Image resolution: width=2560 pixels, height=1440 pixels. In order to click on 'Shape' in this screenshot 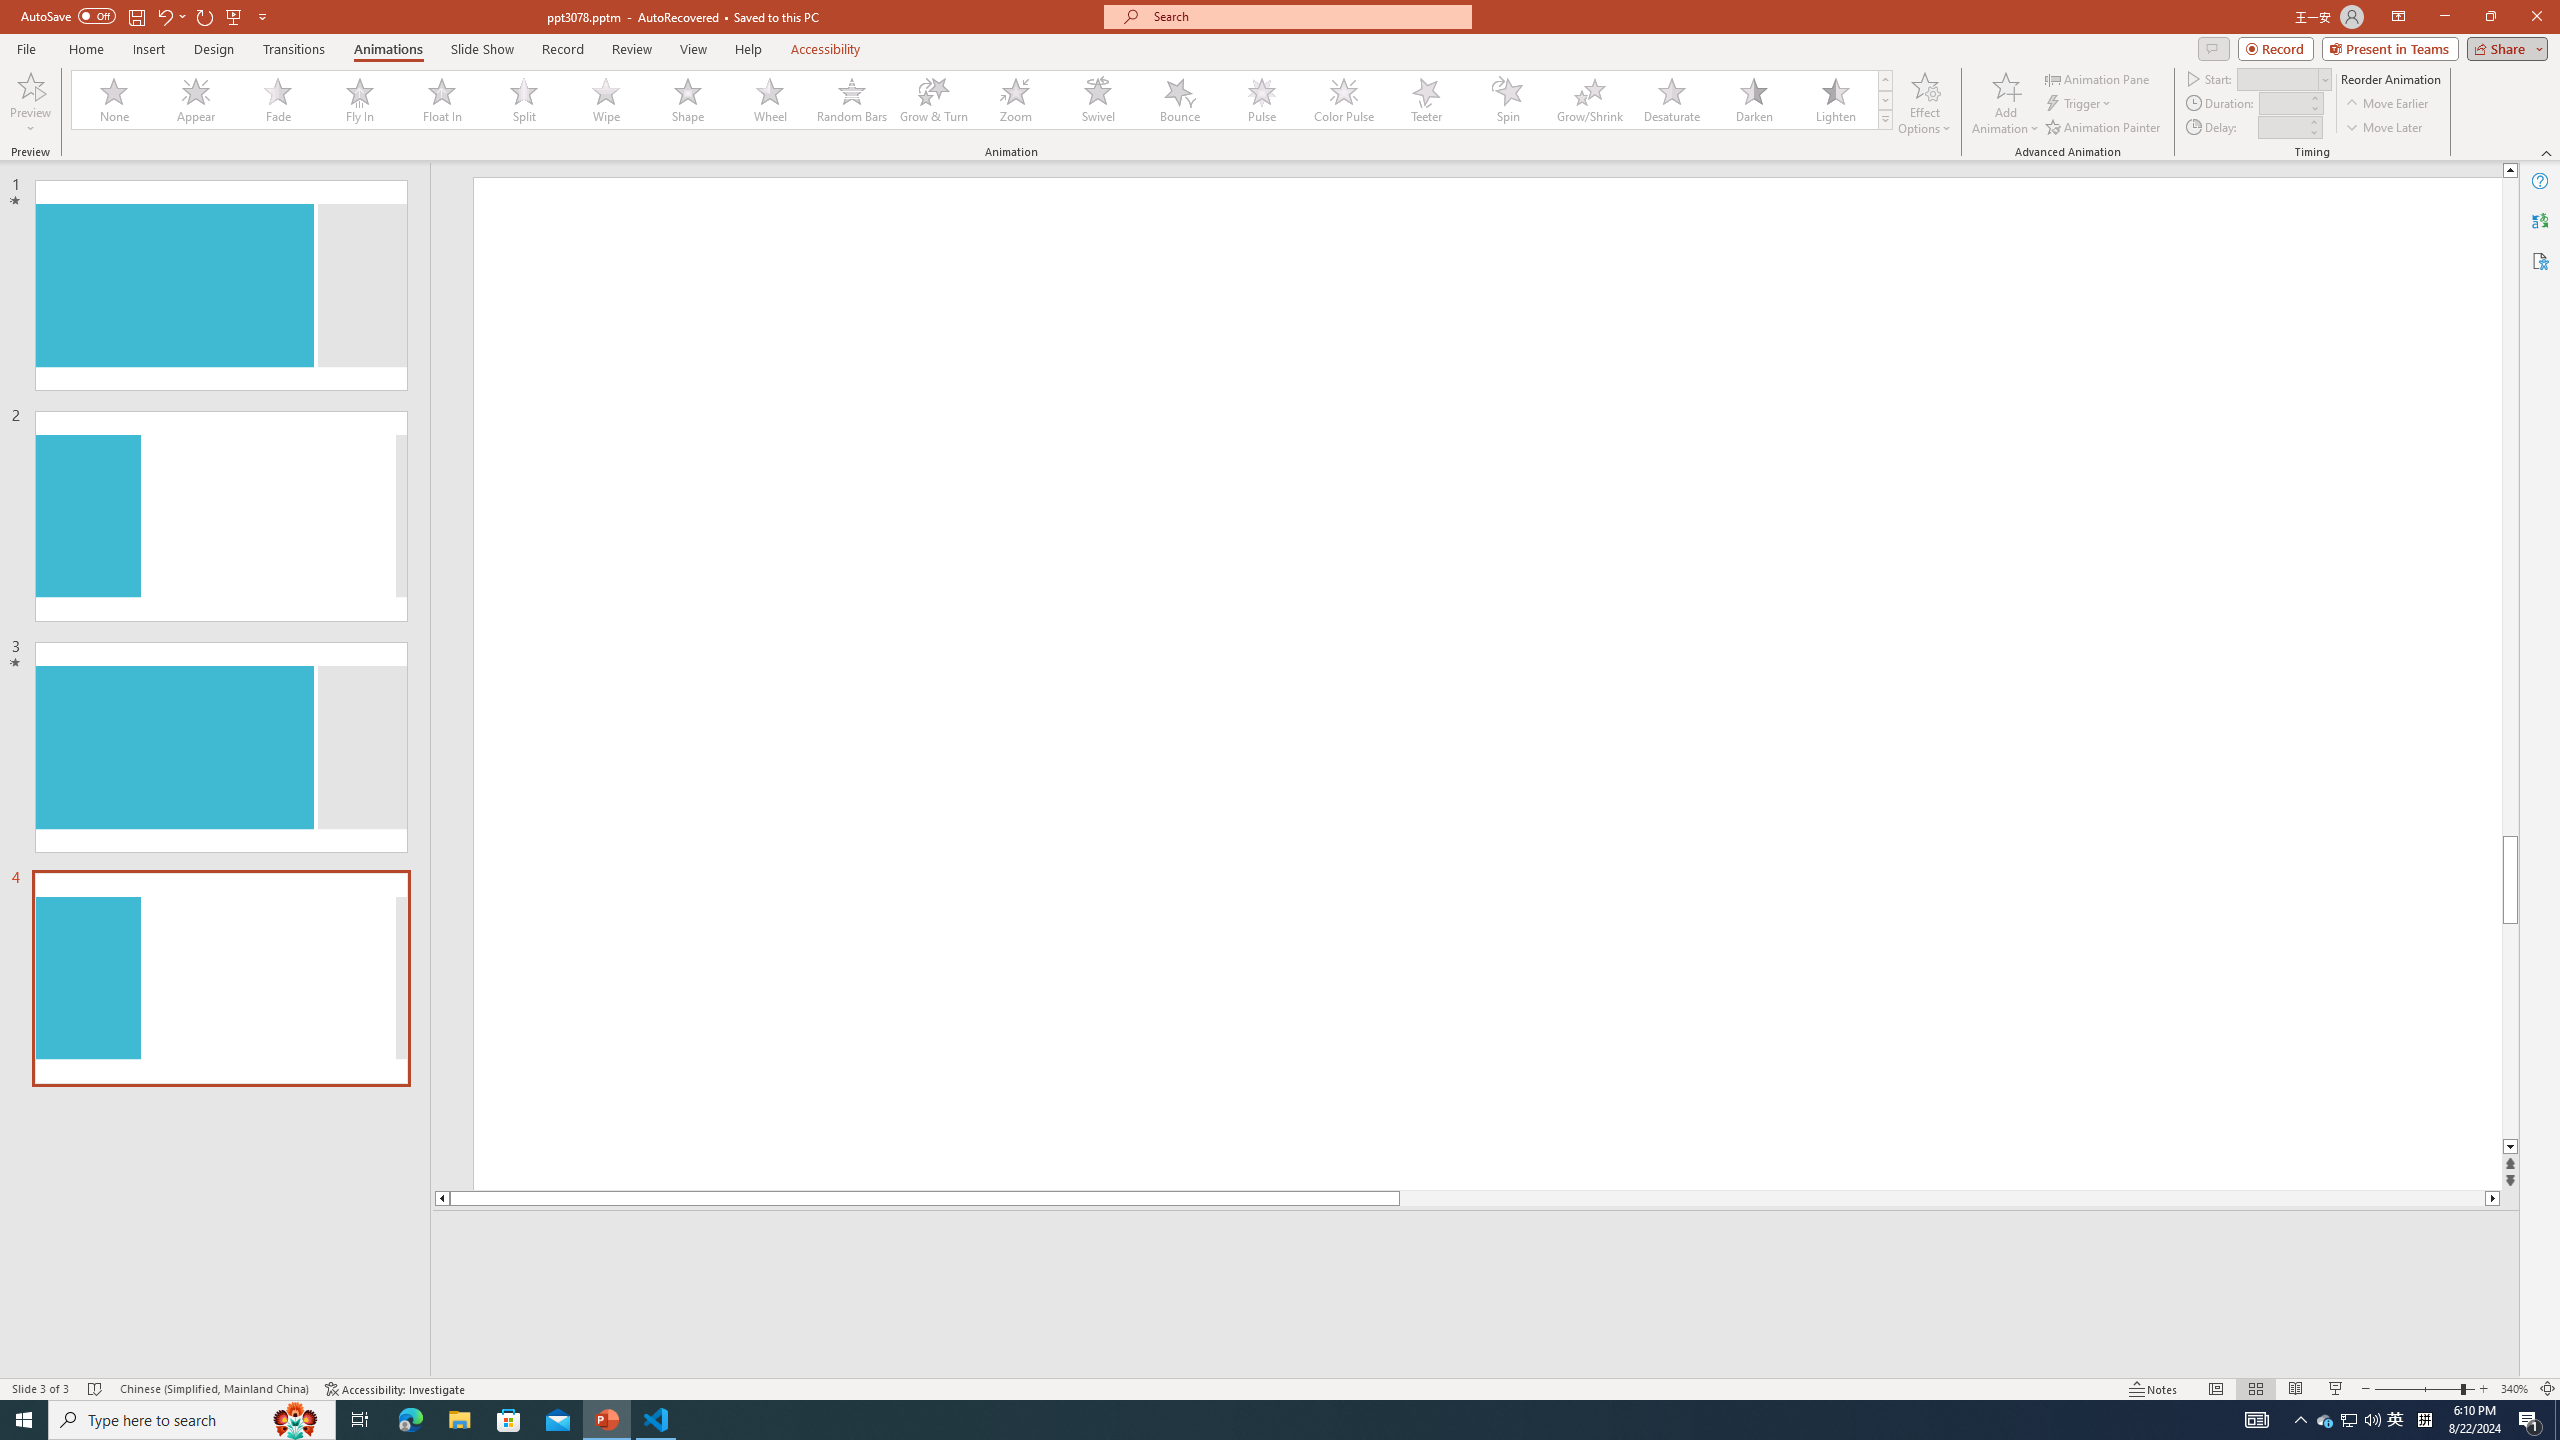, I will do `click(688, 99)`.